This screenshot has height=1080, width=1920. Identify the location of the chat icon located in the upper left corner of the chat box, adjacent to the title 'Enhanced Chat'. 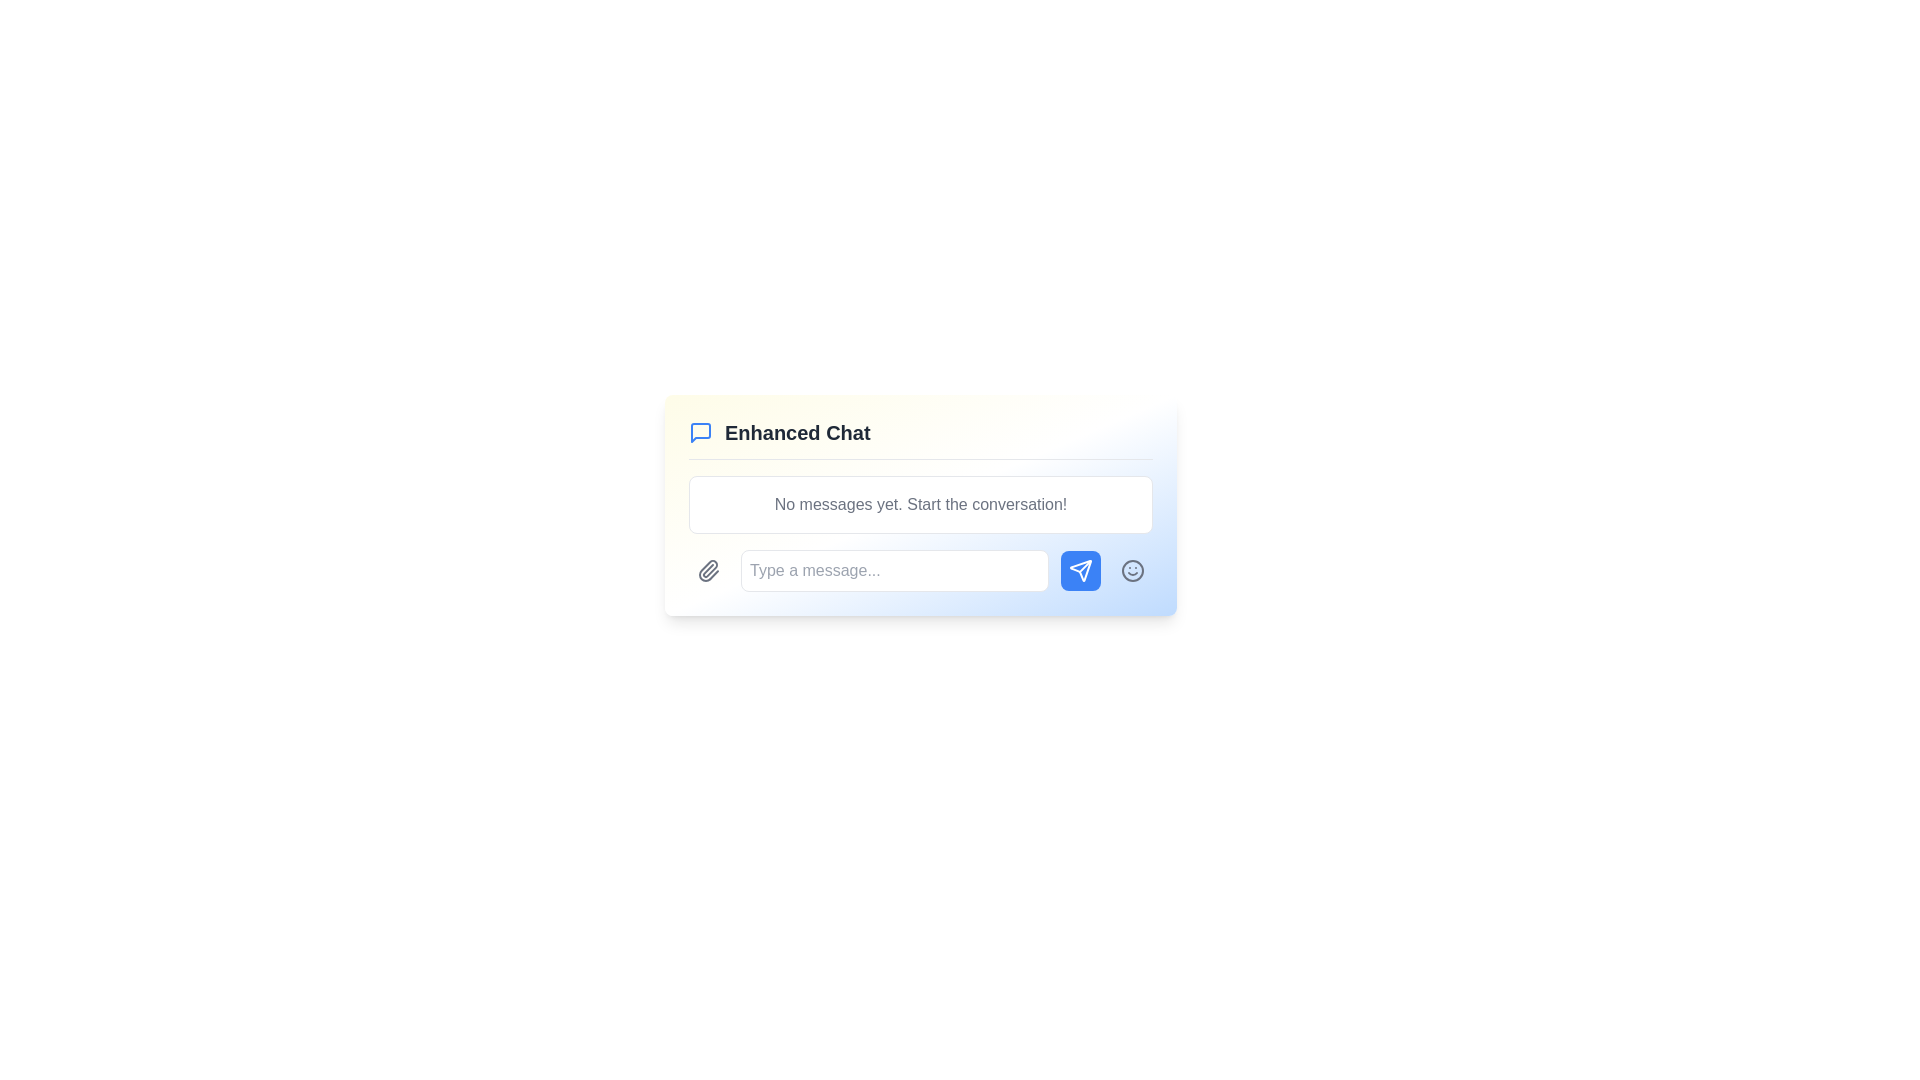
(700, 431).